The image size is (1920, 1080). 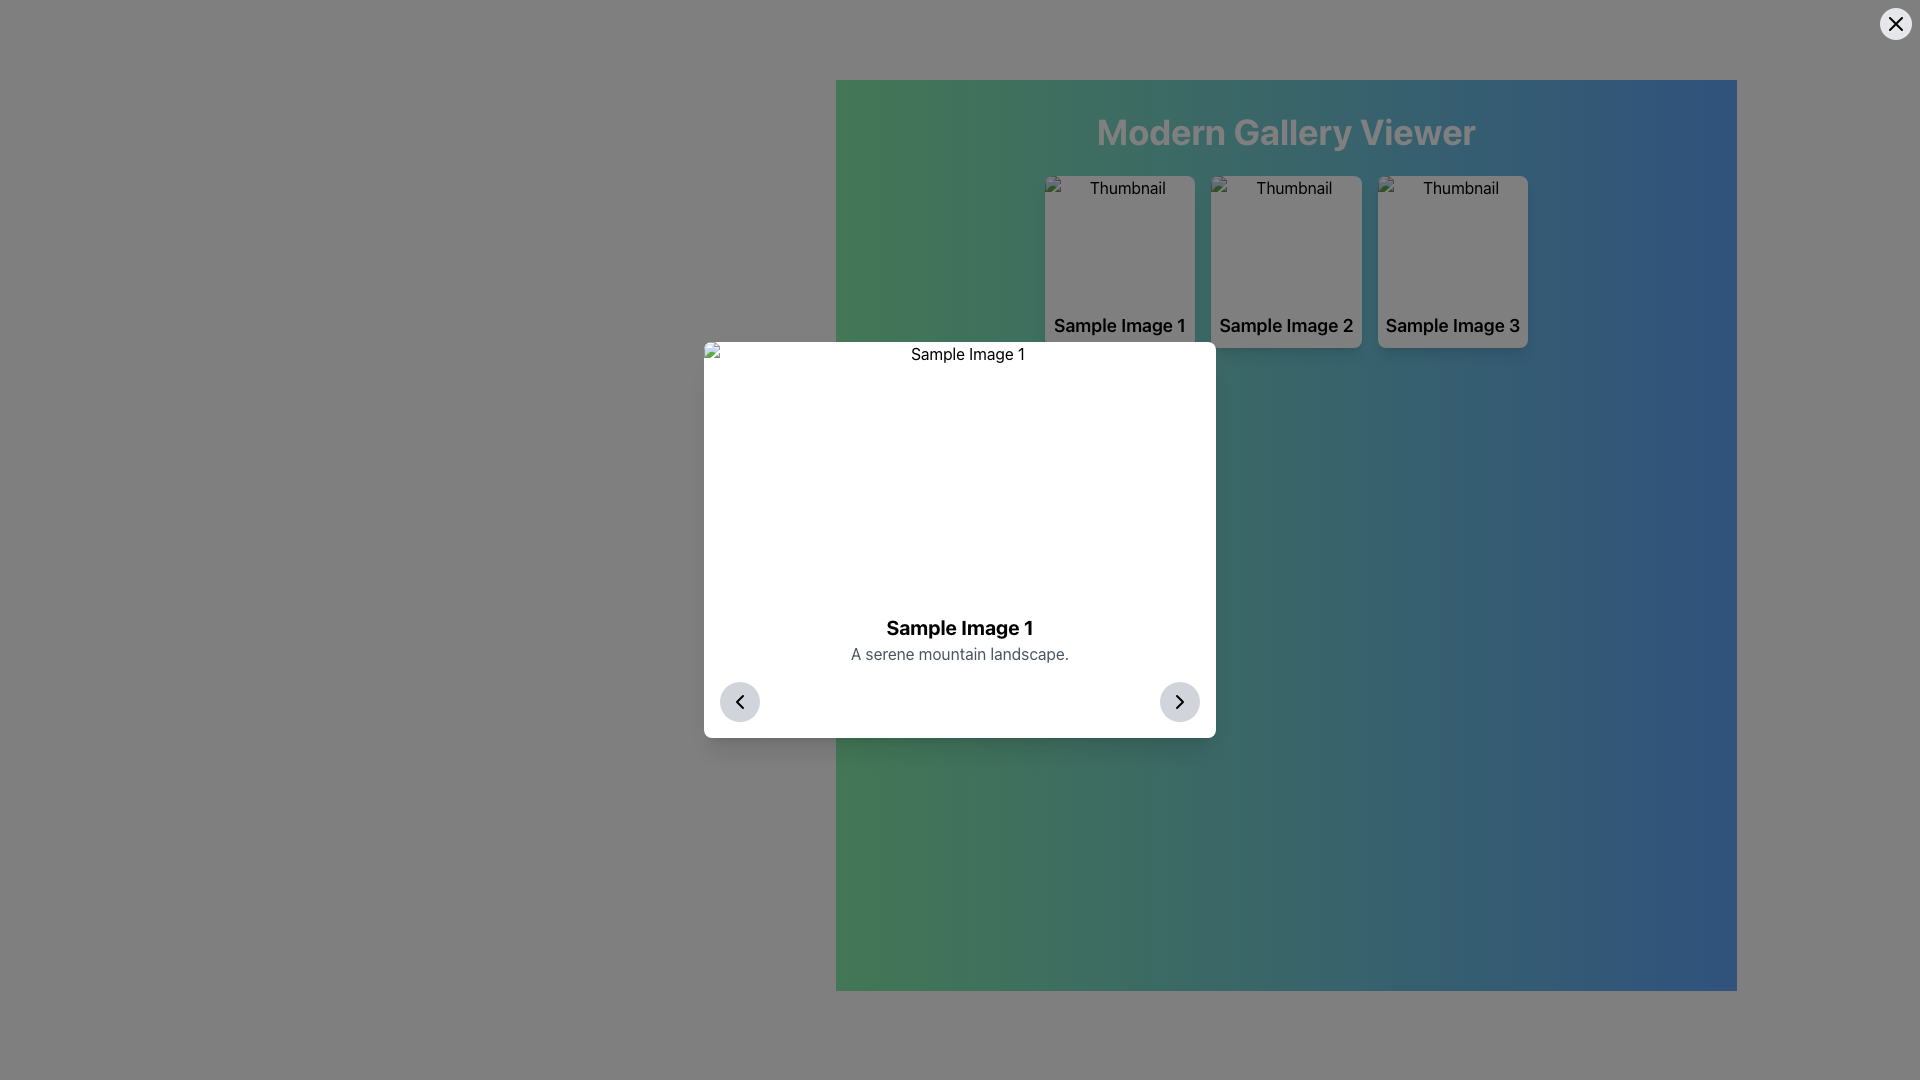 What do you see at coordinates (1286, 325) in the screenshot?
I see `the Text label that serves as a caption or title for the thumbnail image, located in the second card of the gallery viewer interface` at bounding box center [1286, 325].